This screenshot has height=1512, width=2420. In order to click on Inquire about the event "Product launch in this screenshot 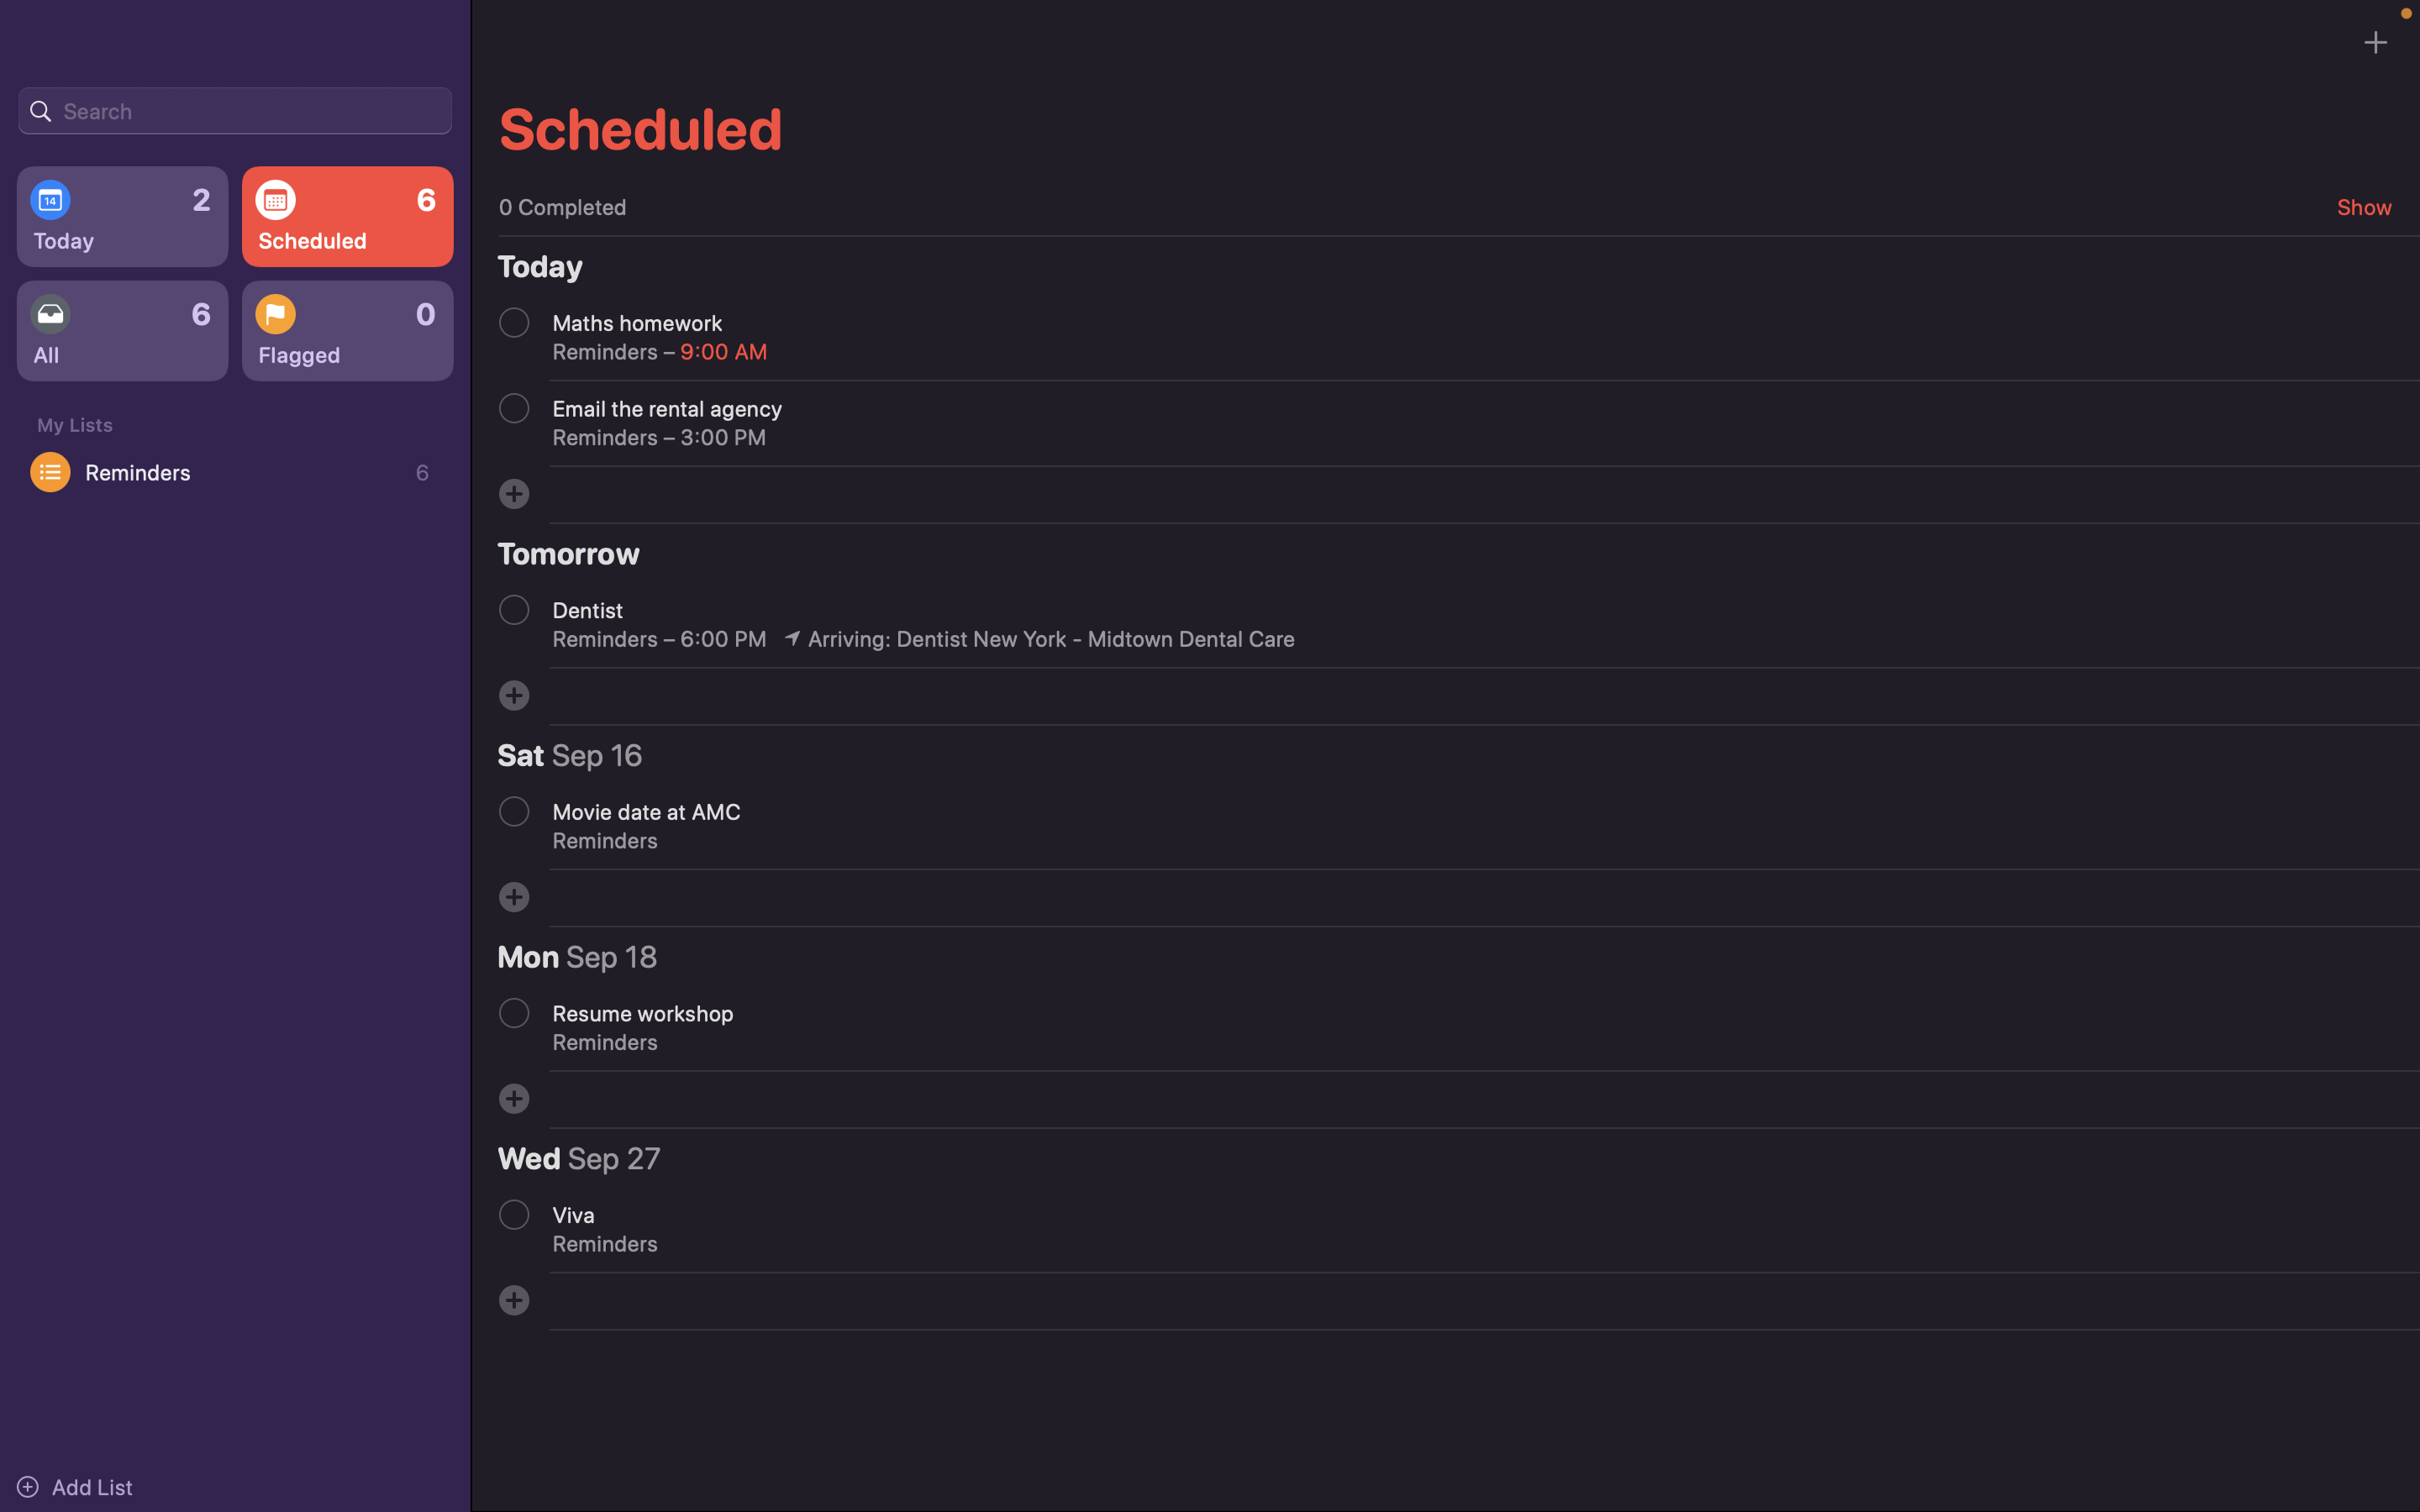, I will do `click(234, 108)`.